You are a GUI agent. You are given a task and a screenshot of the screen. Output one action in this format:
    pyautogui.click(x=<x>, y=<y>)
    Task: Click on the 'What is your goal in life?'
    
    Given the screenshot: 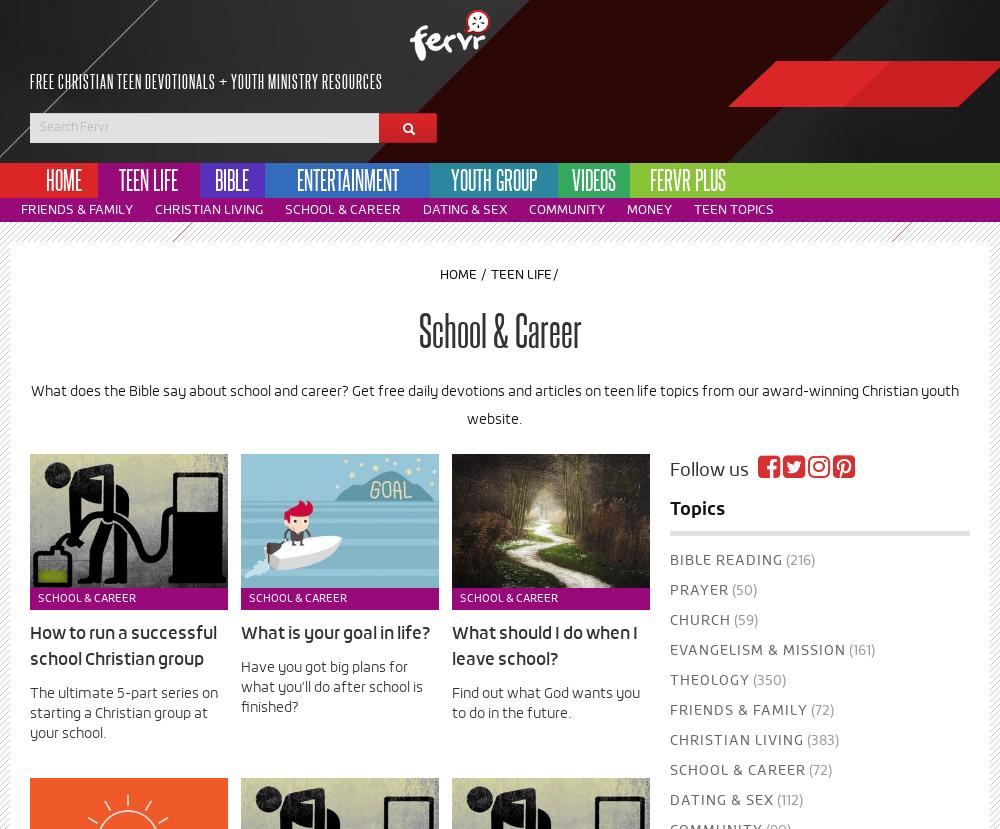 What is the action you would take?
    pyautogui.click(x=335, y=634)
    